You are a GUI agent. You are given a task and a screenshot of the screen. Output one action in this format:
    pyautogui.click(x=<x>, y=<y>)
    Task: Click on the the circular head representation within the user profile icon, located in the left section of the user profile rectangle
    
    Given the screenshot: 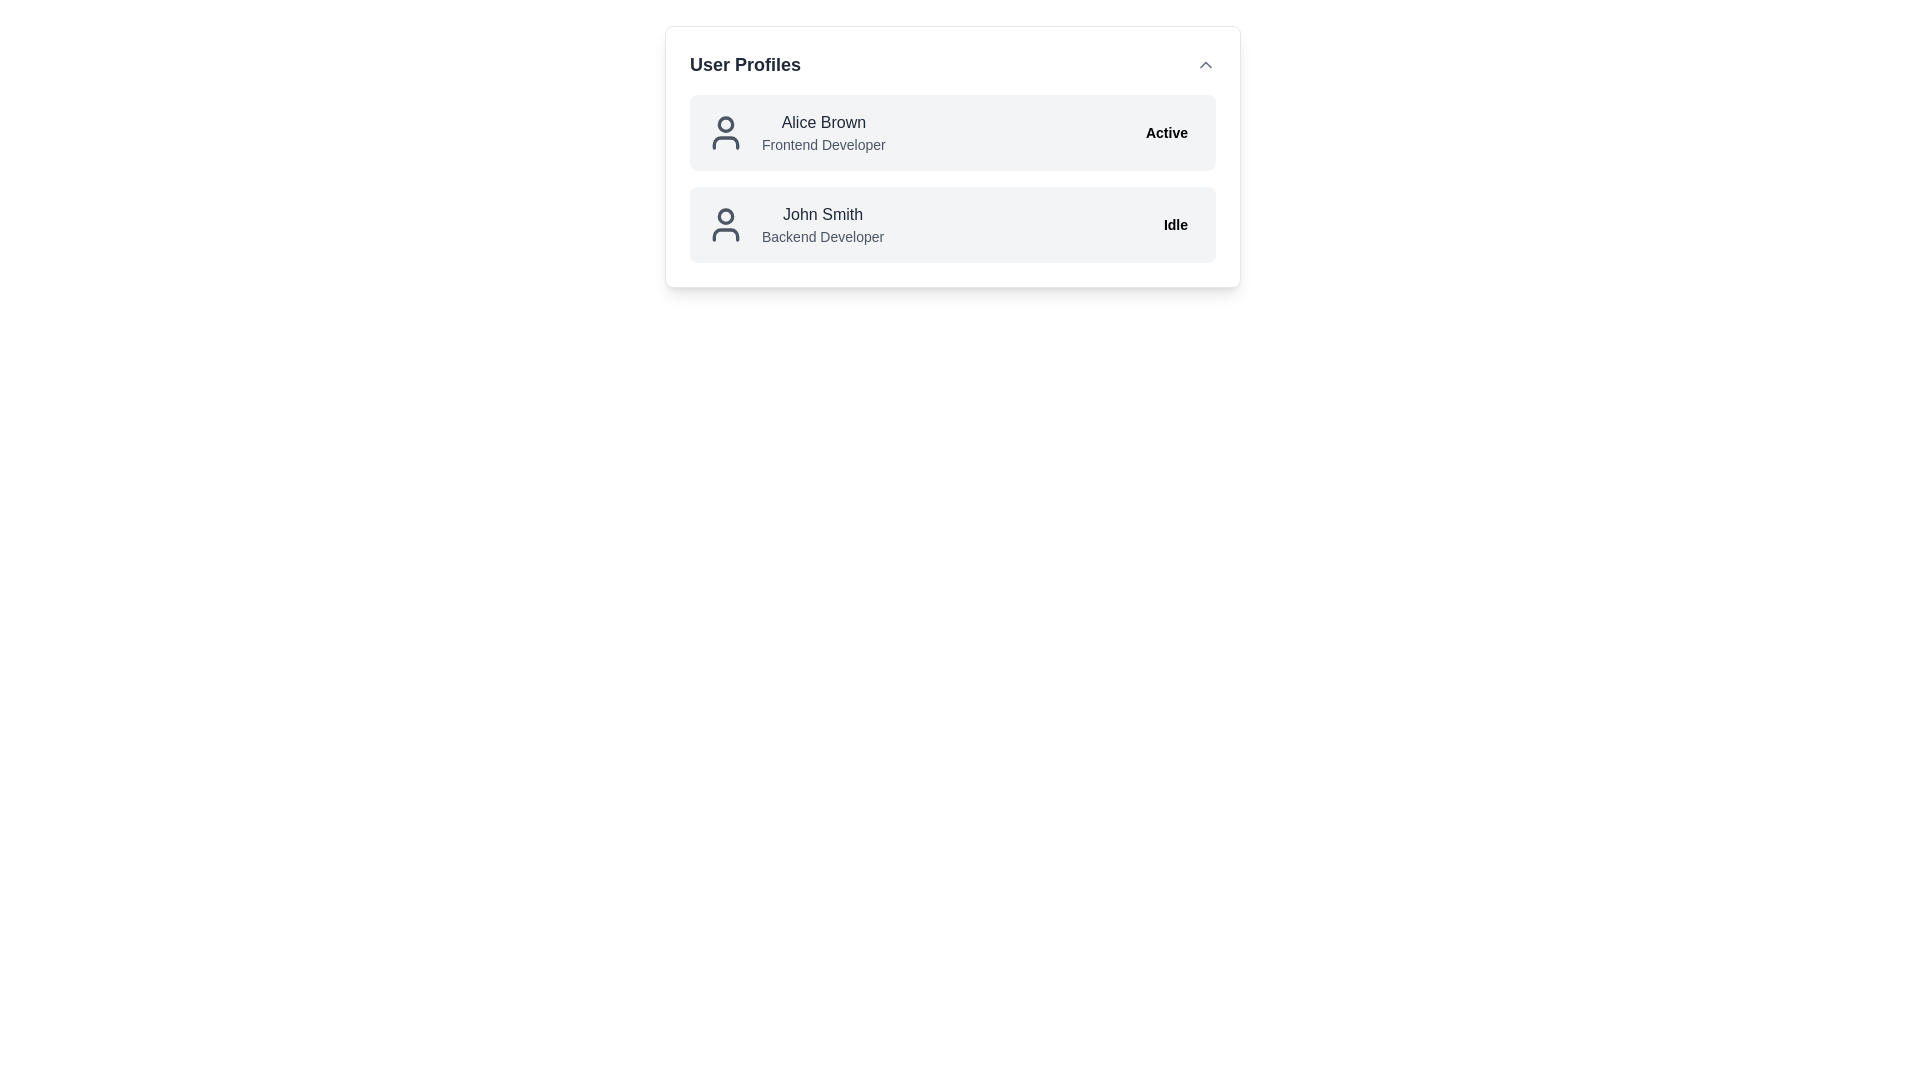 What is the action you would take?
    pyautogui.click(x=724, y=123)
    